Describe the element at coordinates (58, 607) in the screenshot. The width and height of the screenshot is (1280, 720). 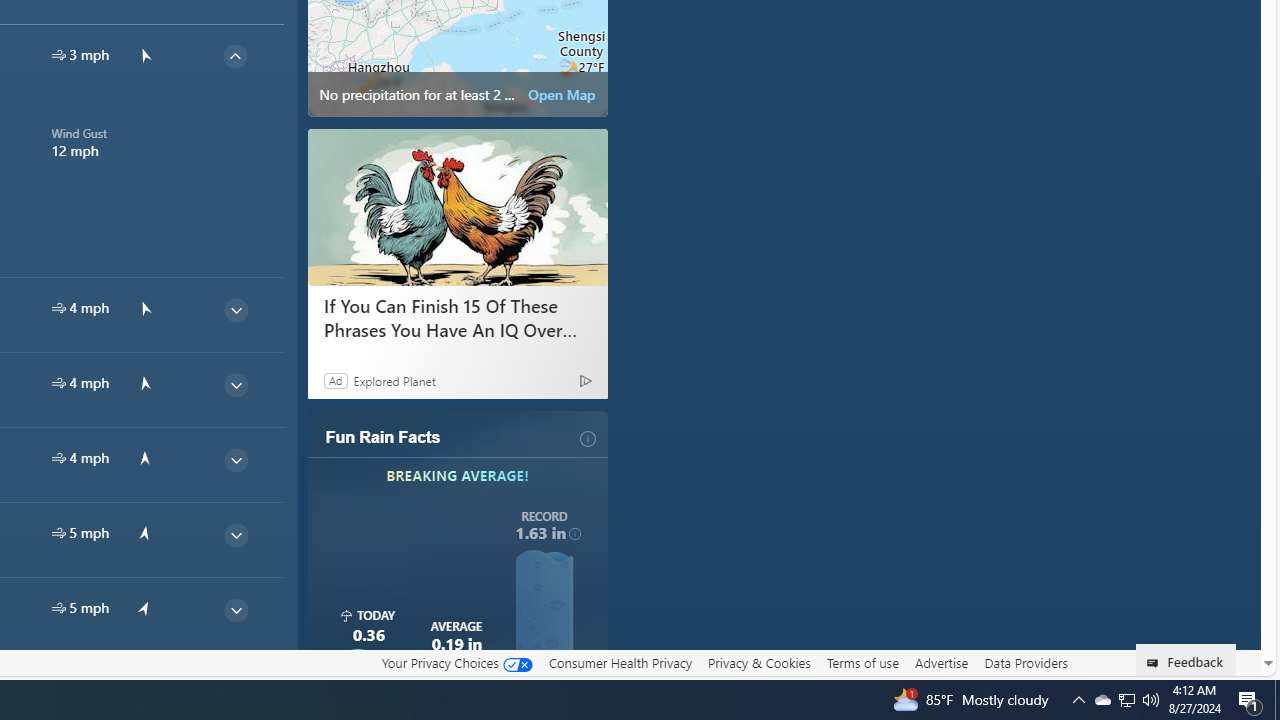
I see `'hourlyTable/wind'` at that location.